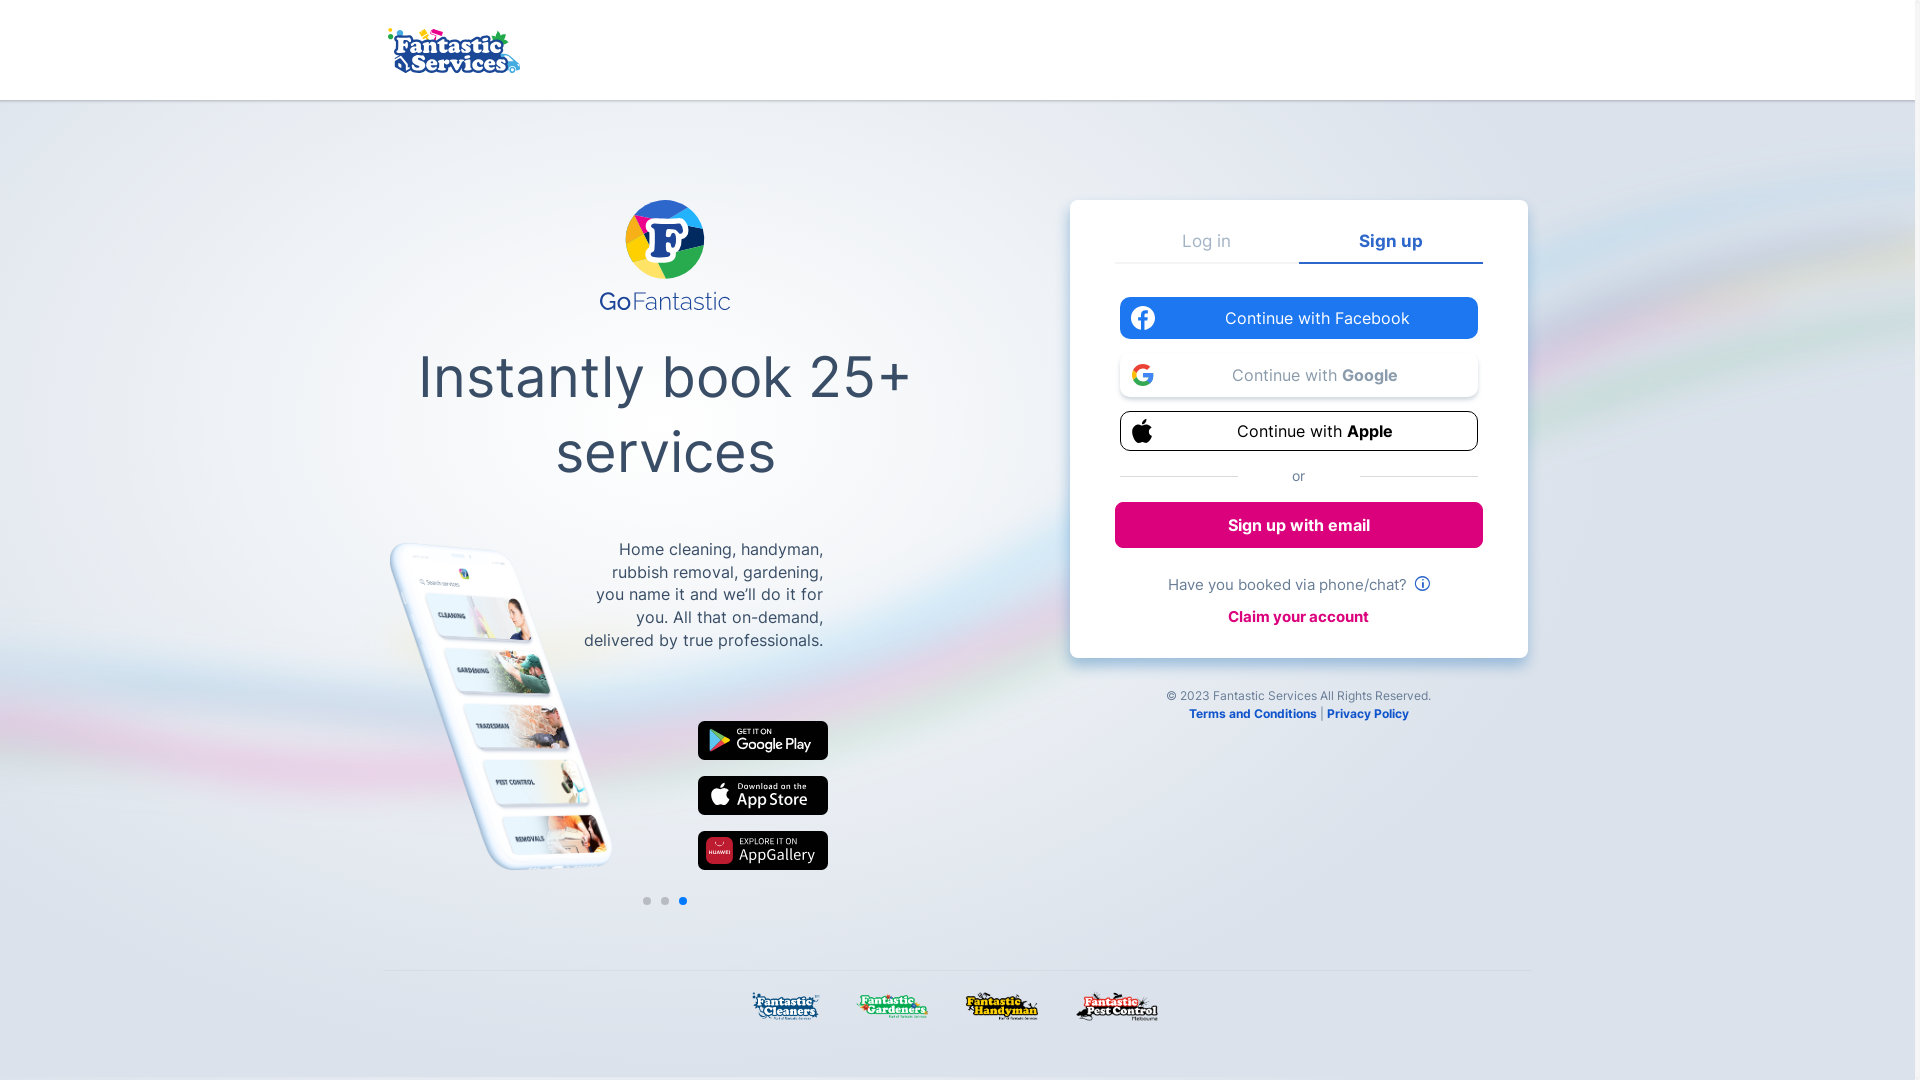  Describe the element at coordinates (751, 1006) in the screenshot. I see `'Fantastic Cleaners'` at that location.